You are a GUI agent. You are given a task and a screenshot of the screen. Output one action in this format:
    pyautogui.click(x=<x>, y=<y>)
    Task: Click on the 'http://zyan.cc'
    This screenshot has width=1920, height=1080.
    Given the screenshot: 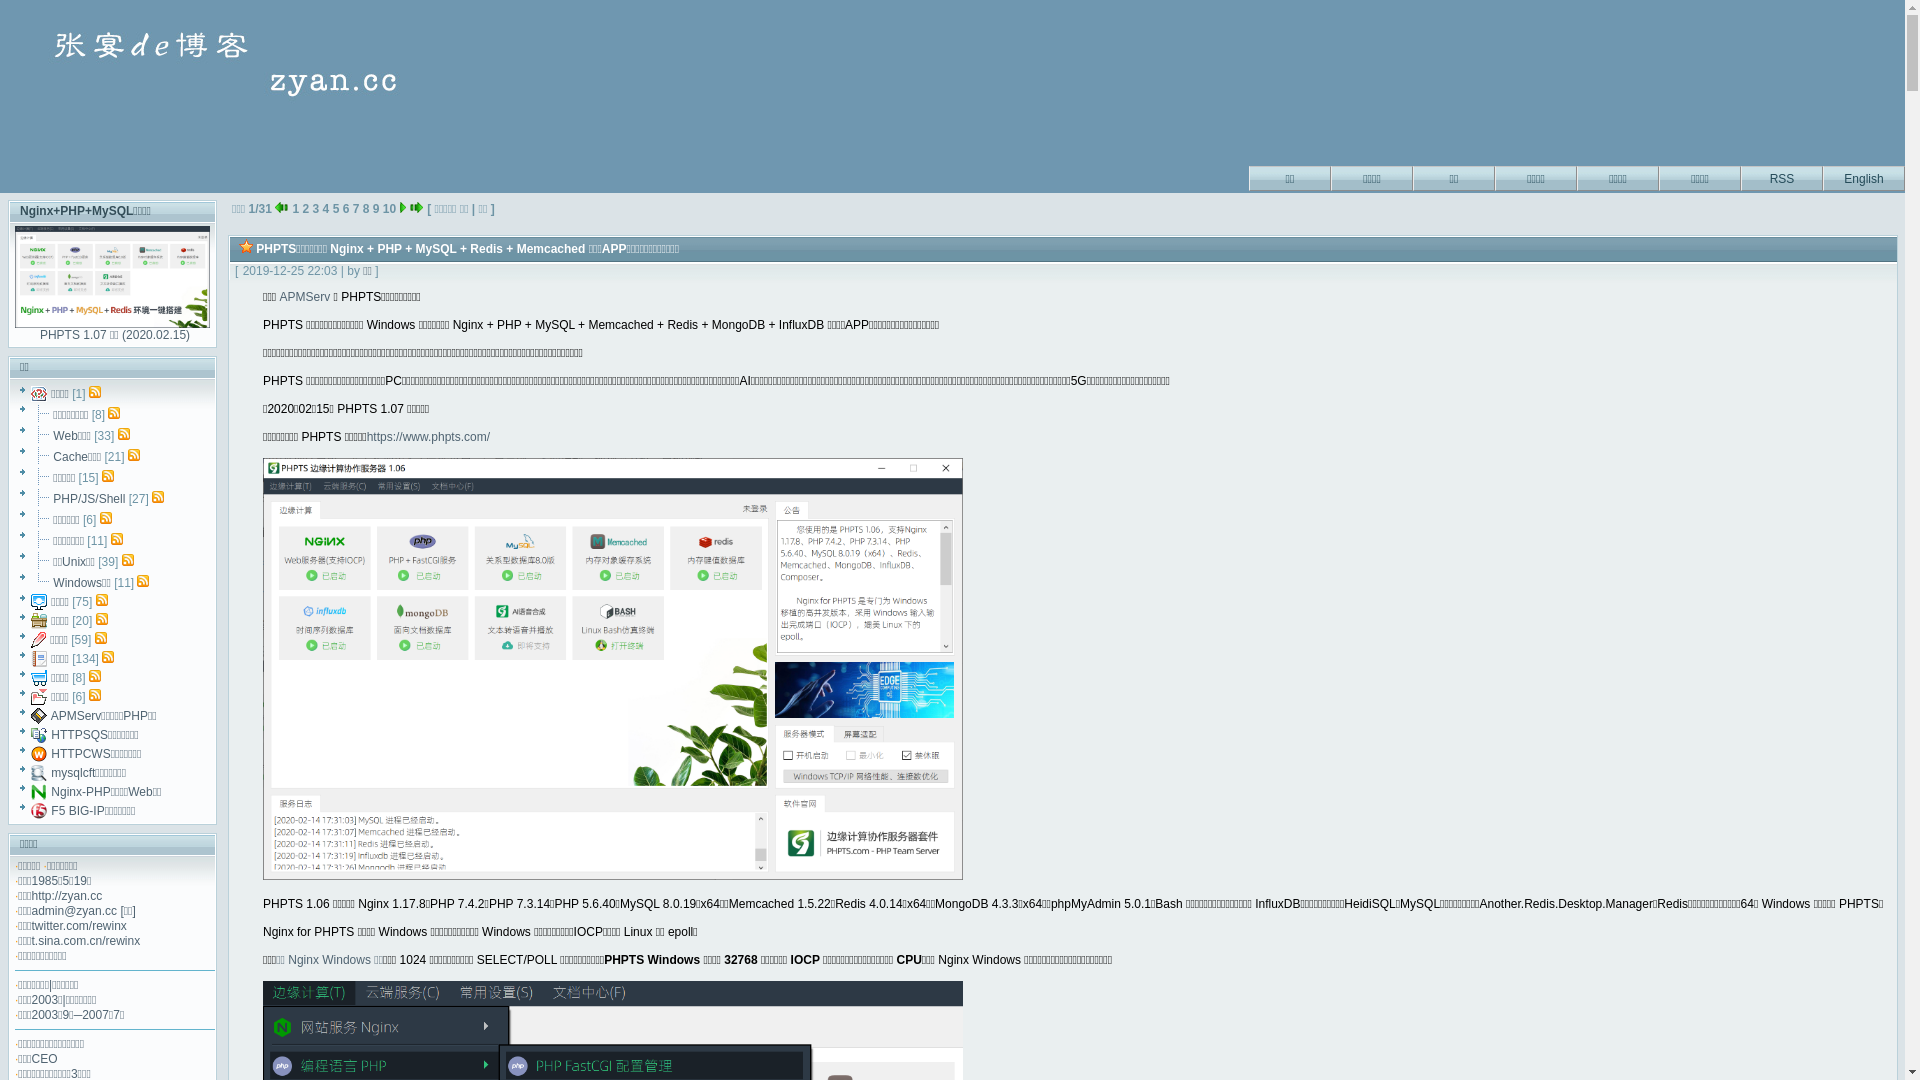 What is the action you would take?
    pyautogui.click(x=67, y=894)
    